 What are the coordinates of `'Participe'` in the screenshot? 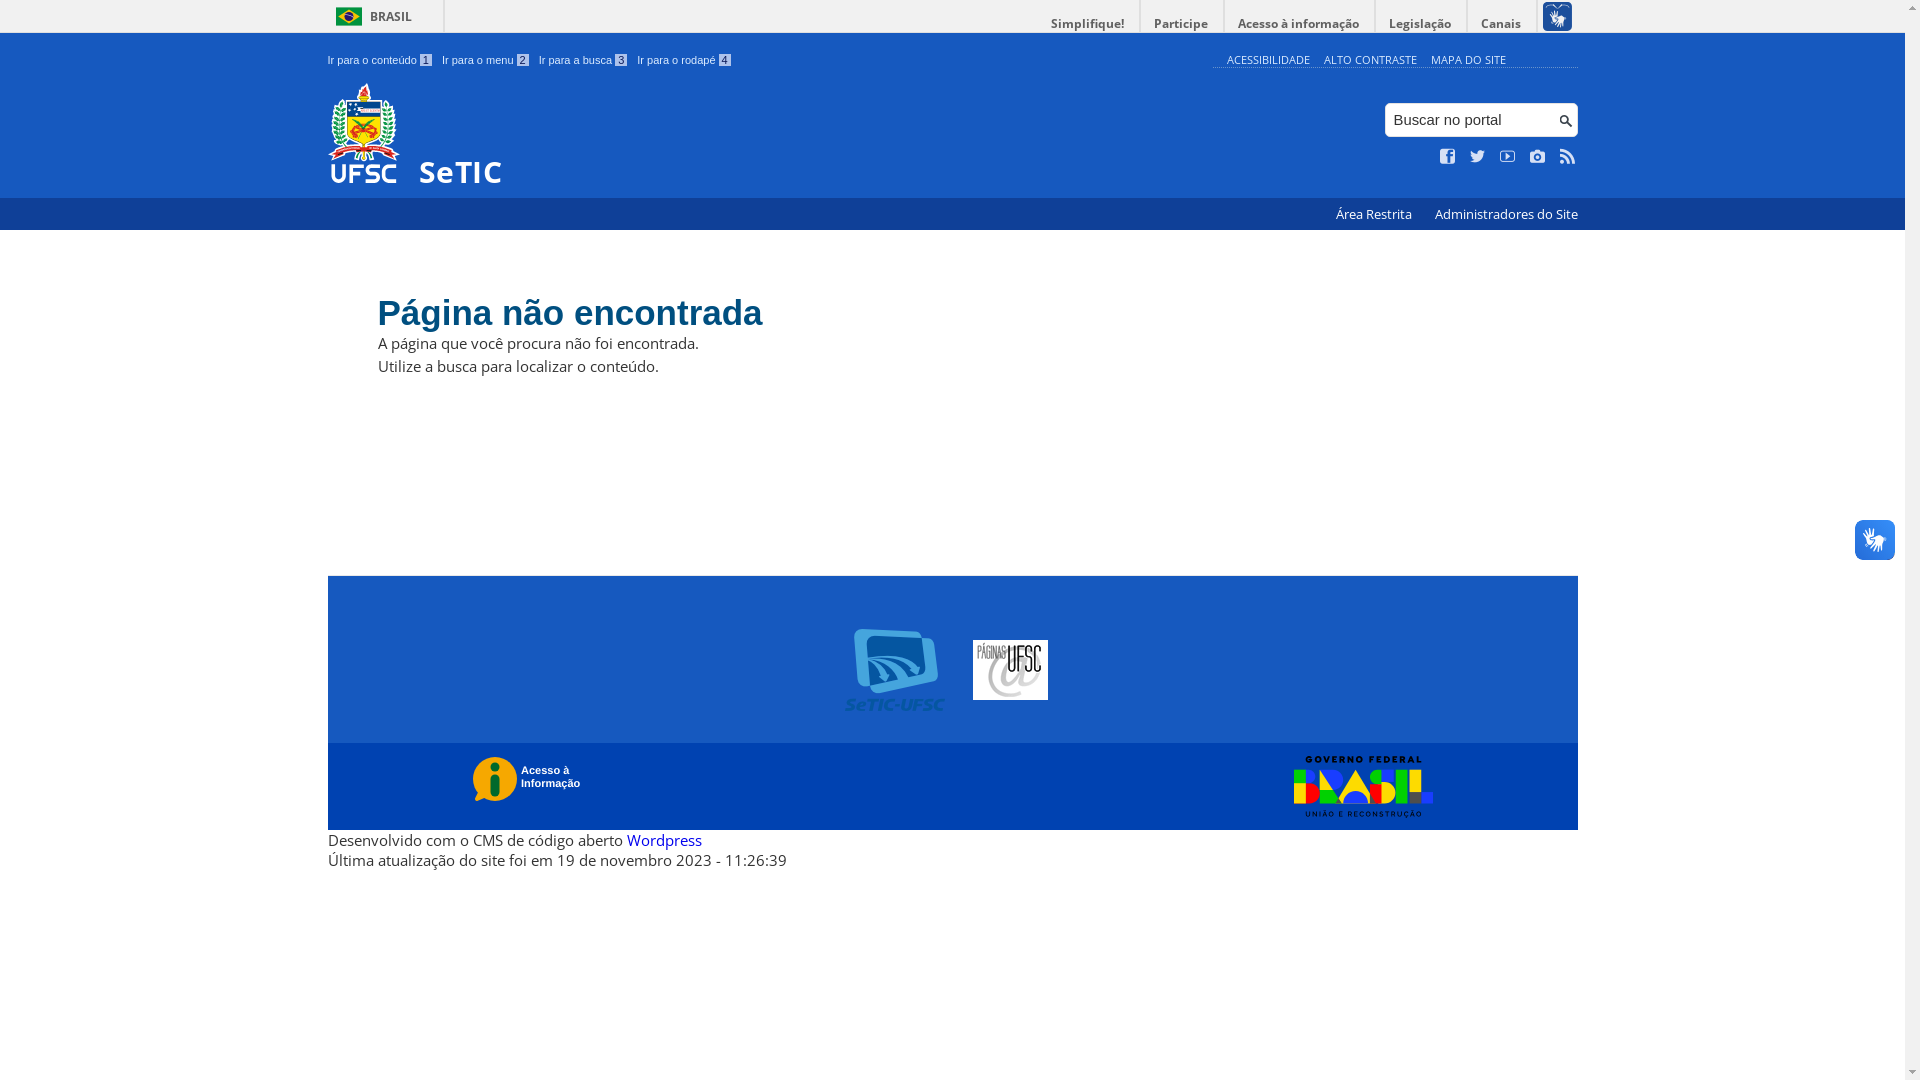 It's located at (1180, 23).